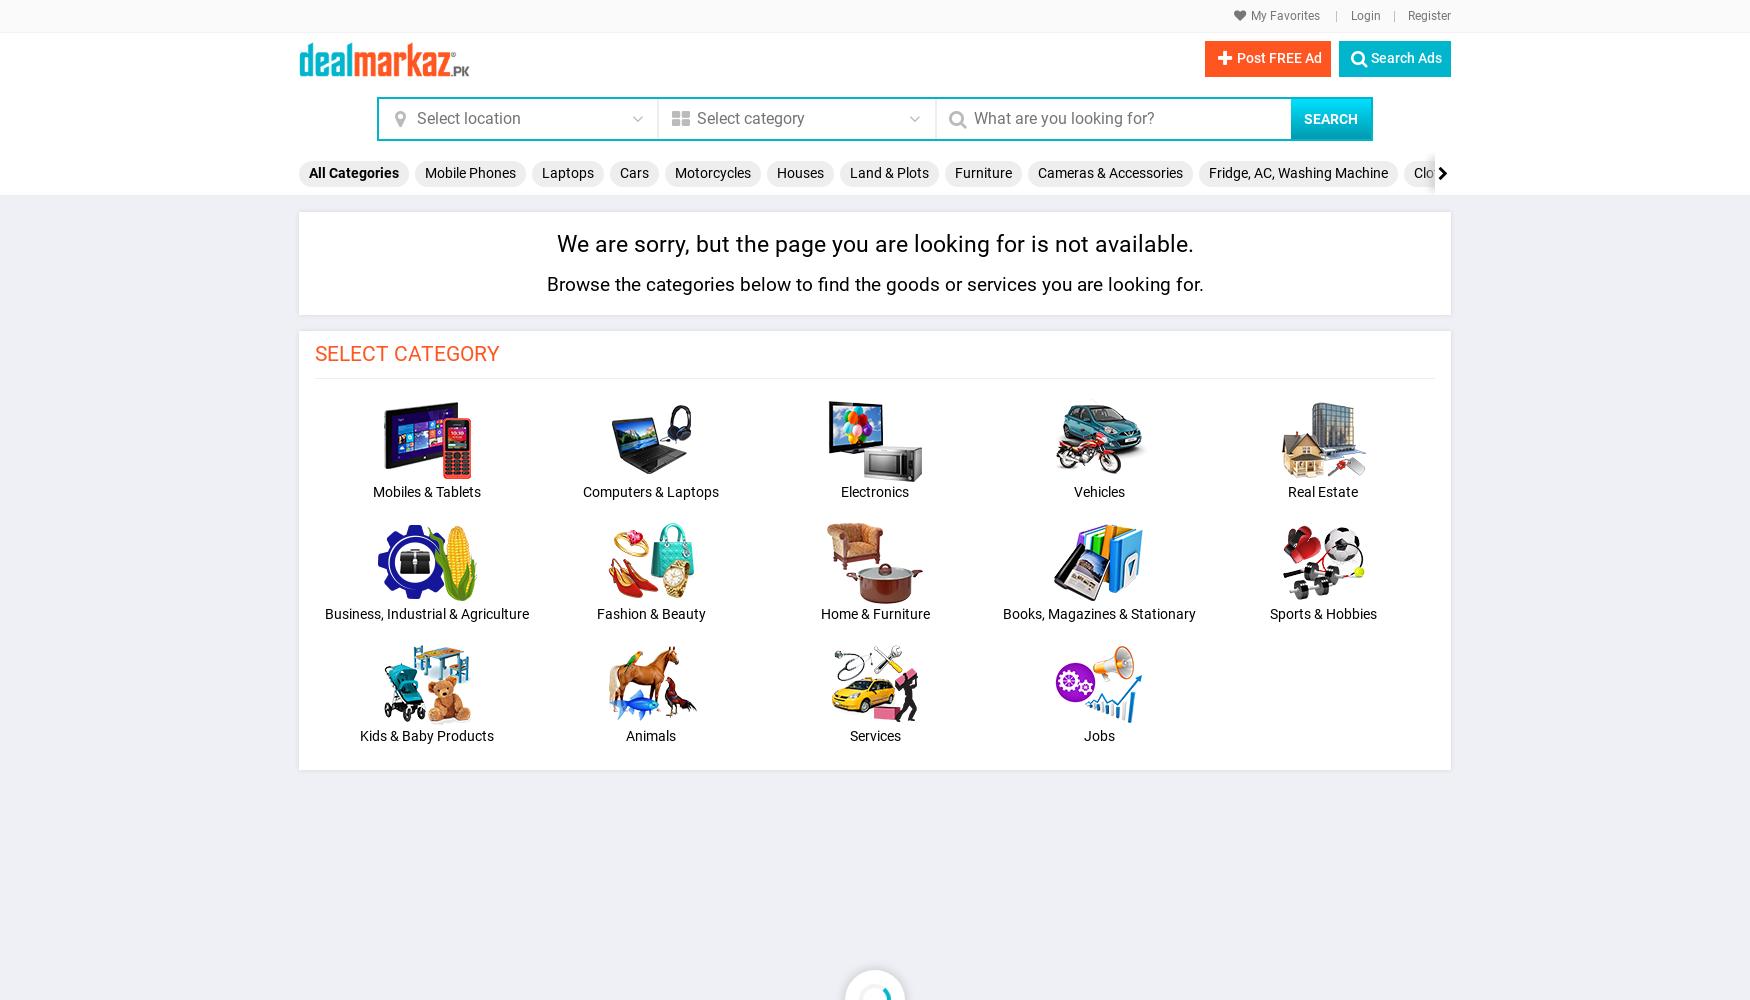 Image resolution: width=1750 pixels, height=1000 pixels. Describe the element at coordinates (649, 612) in the screenshot. I see `'Fashion & Beauty'` at that location.